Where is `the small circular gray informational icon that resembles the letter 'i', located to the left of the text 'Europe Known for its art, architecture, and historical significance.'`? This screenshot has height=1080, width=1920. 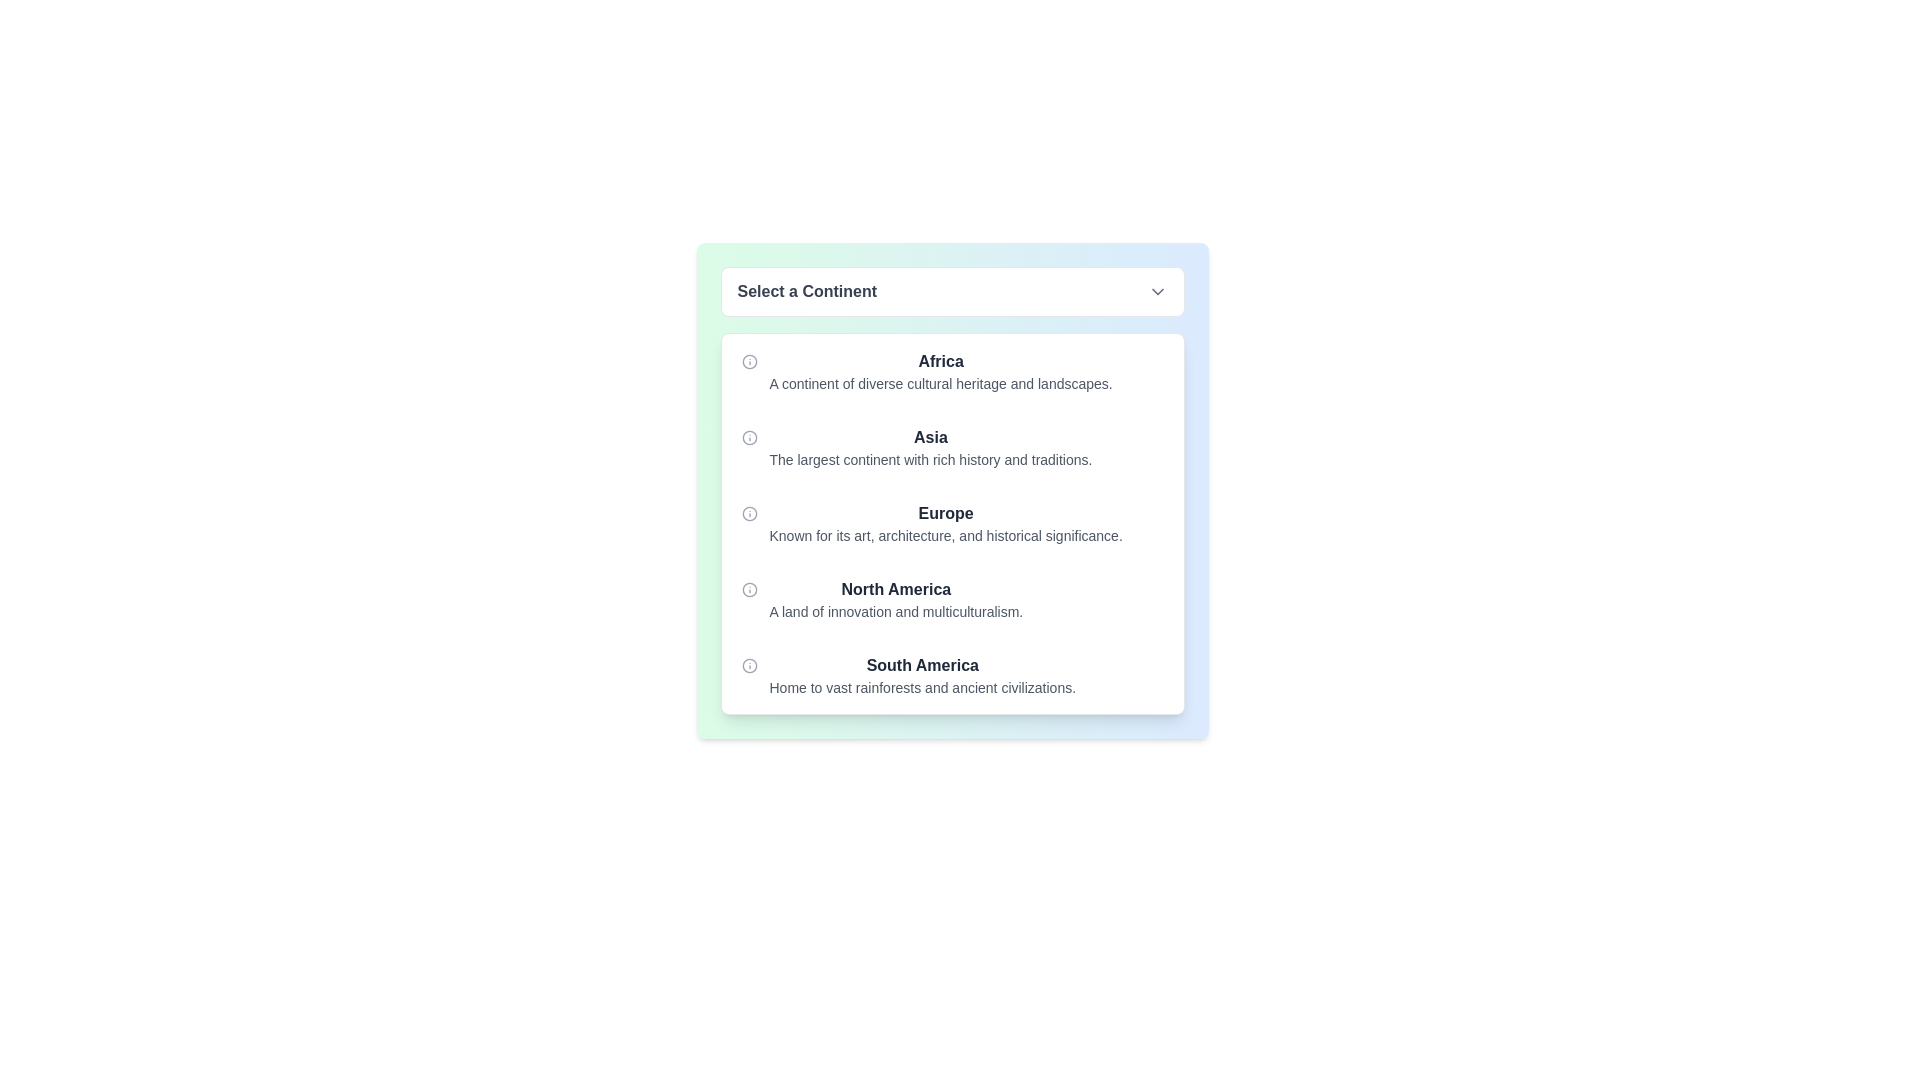
the small circular gray informational icon that resembles the letter 'i', located to the left of the text 'Europe Known for its art, architecture, and historical significance.' is located at coordinates (748, 512).